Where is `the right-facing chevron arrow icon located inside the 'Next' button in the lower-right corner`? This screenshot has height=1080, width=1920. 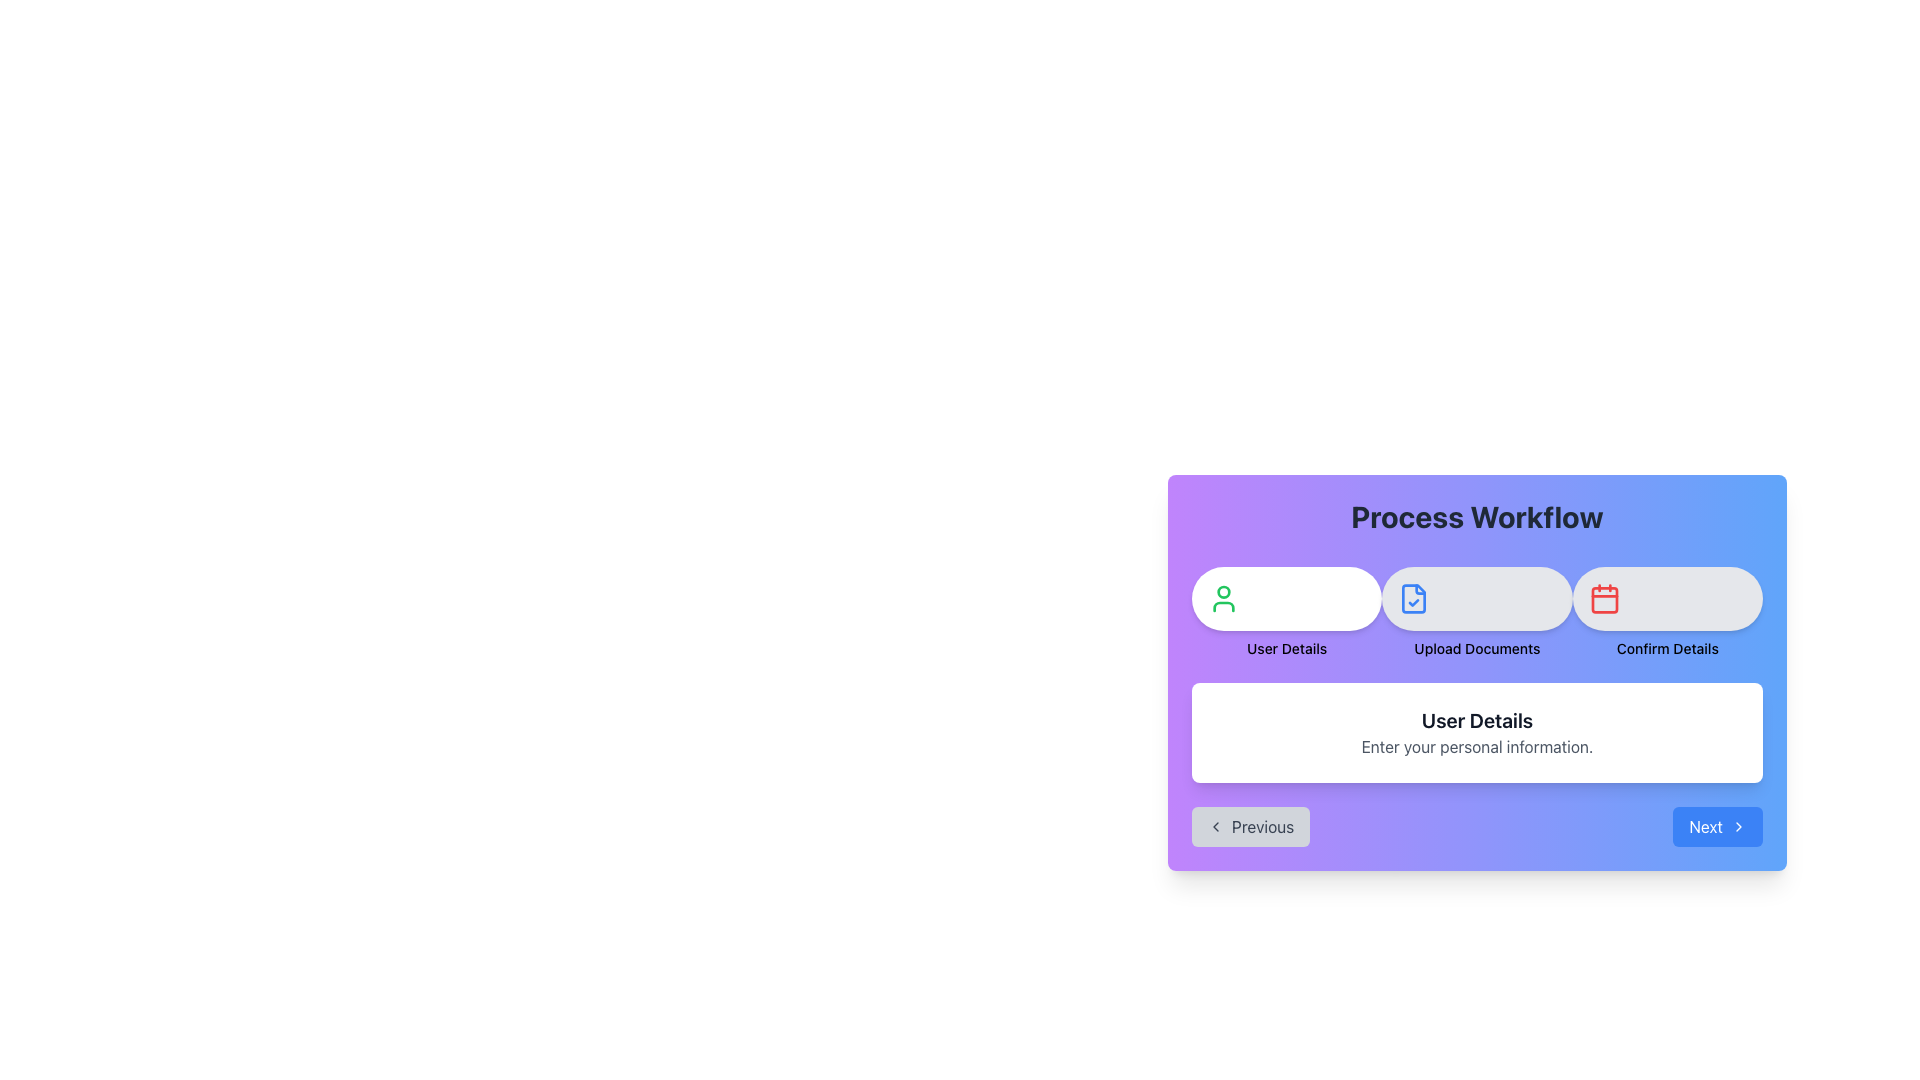
the right-facing chevron arrow icon located inside the 'Next' button in the lower-right corner is located at coordinates (1737, 826).